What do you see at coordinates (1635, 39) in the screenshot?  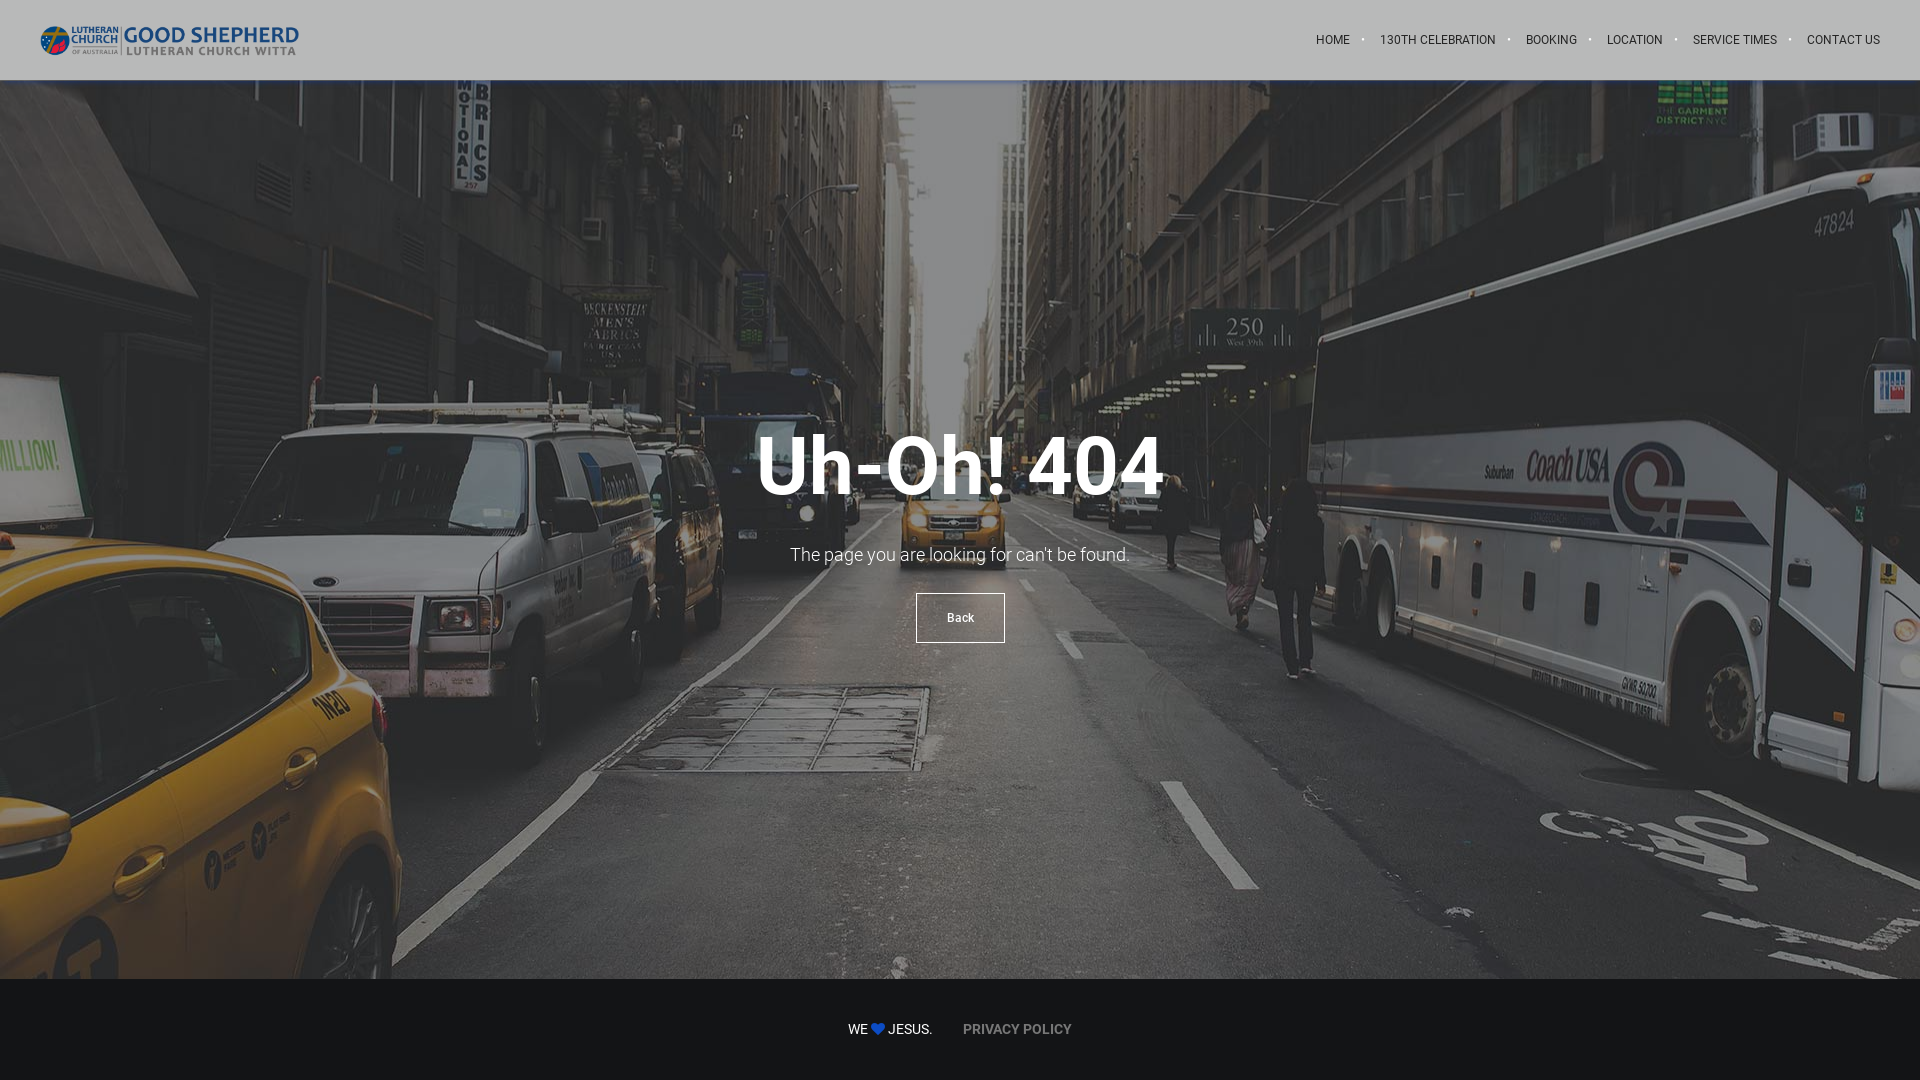 I see `'LOCATION'` at bounding box center [1635, 39].